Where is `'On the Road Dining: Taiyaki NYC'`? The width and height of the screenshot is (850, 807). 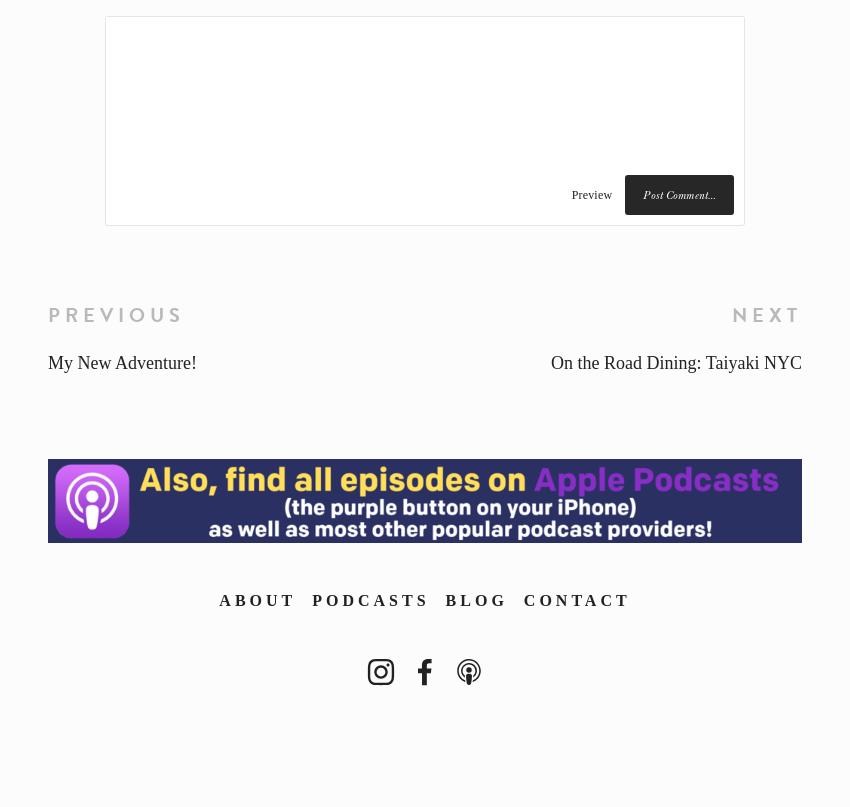
'On the Road Dining: Taiyaki NYC' is located at coordinates (676, 362).